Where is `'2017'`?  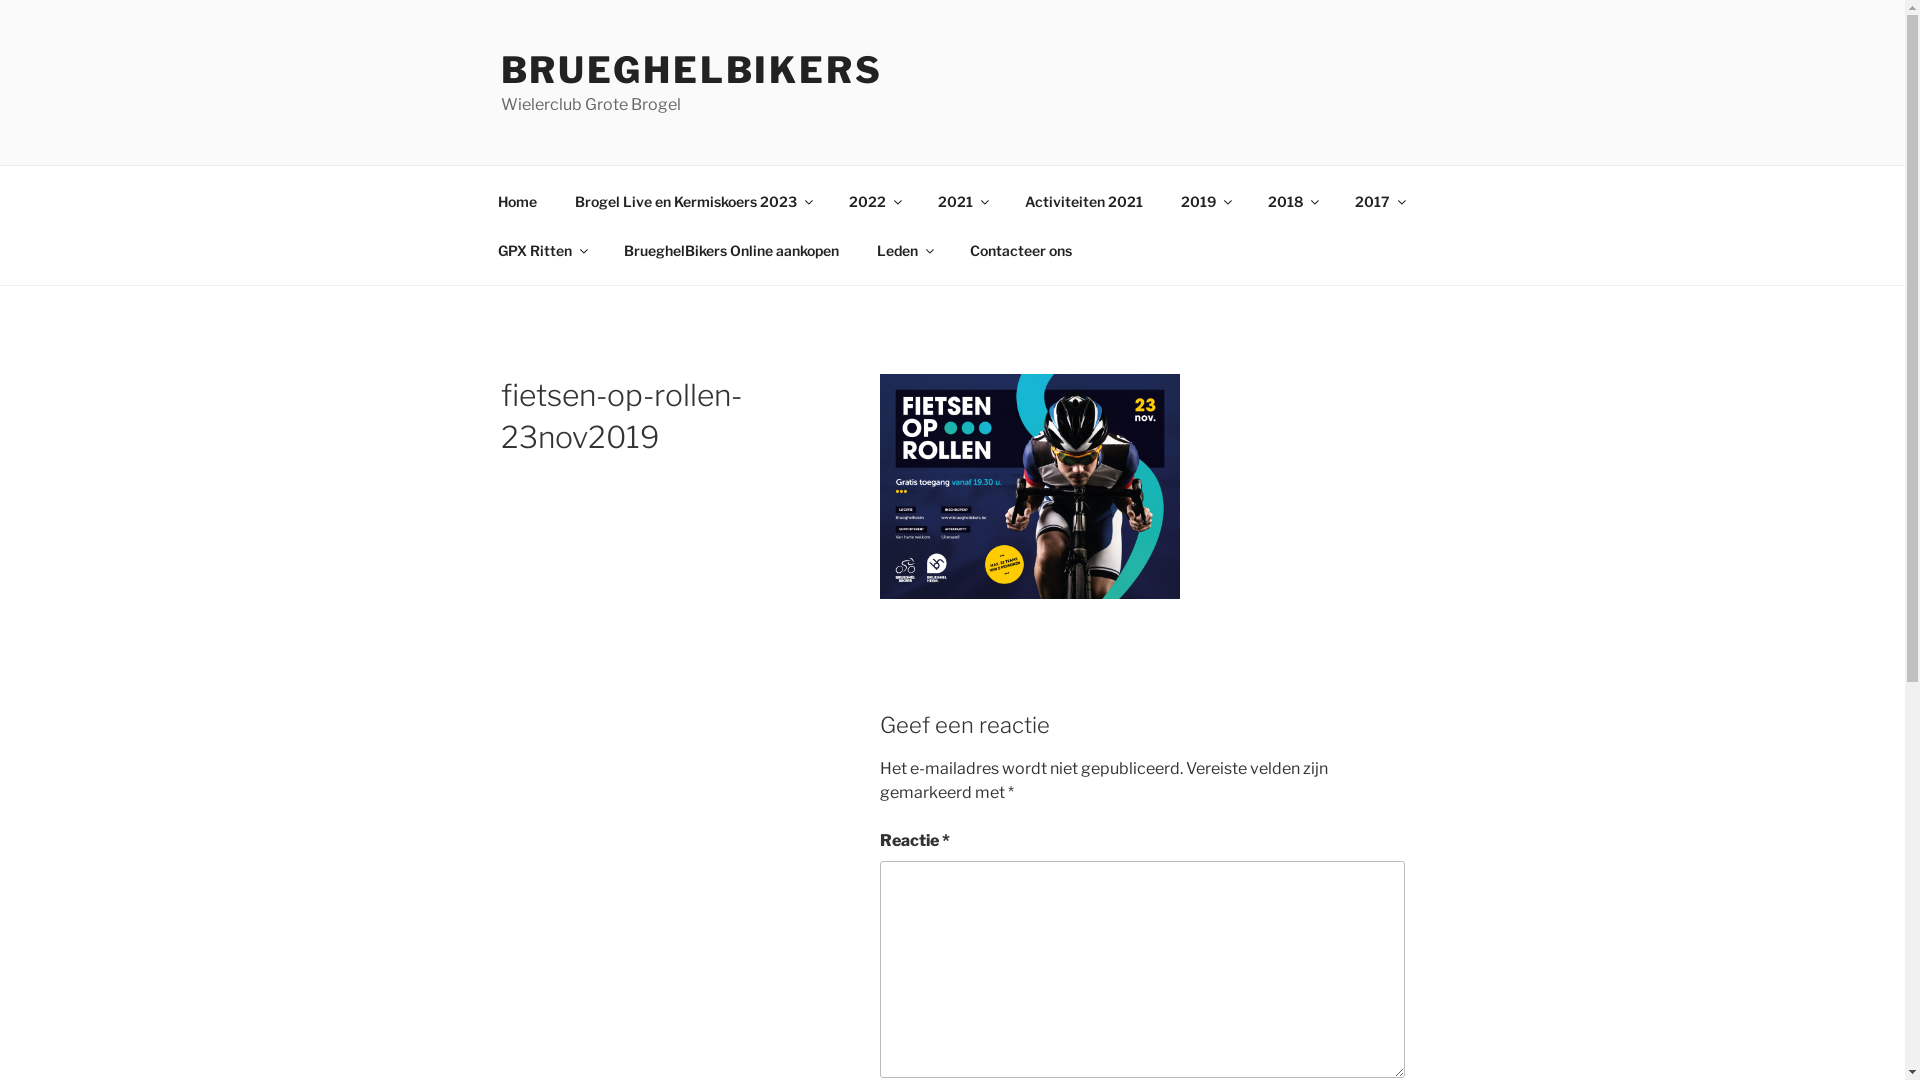 '2017' is located at coordinates (1379, 200).